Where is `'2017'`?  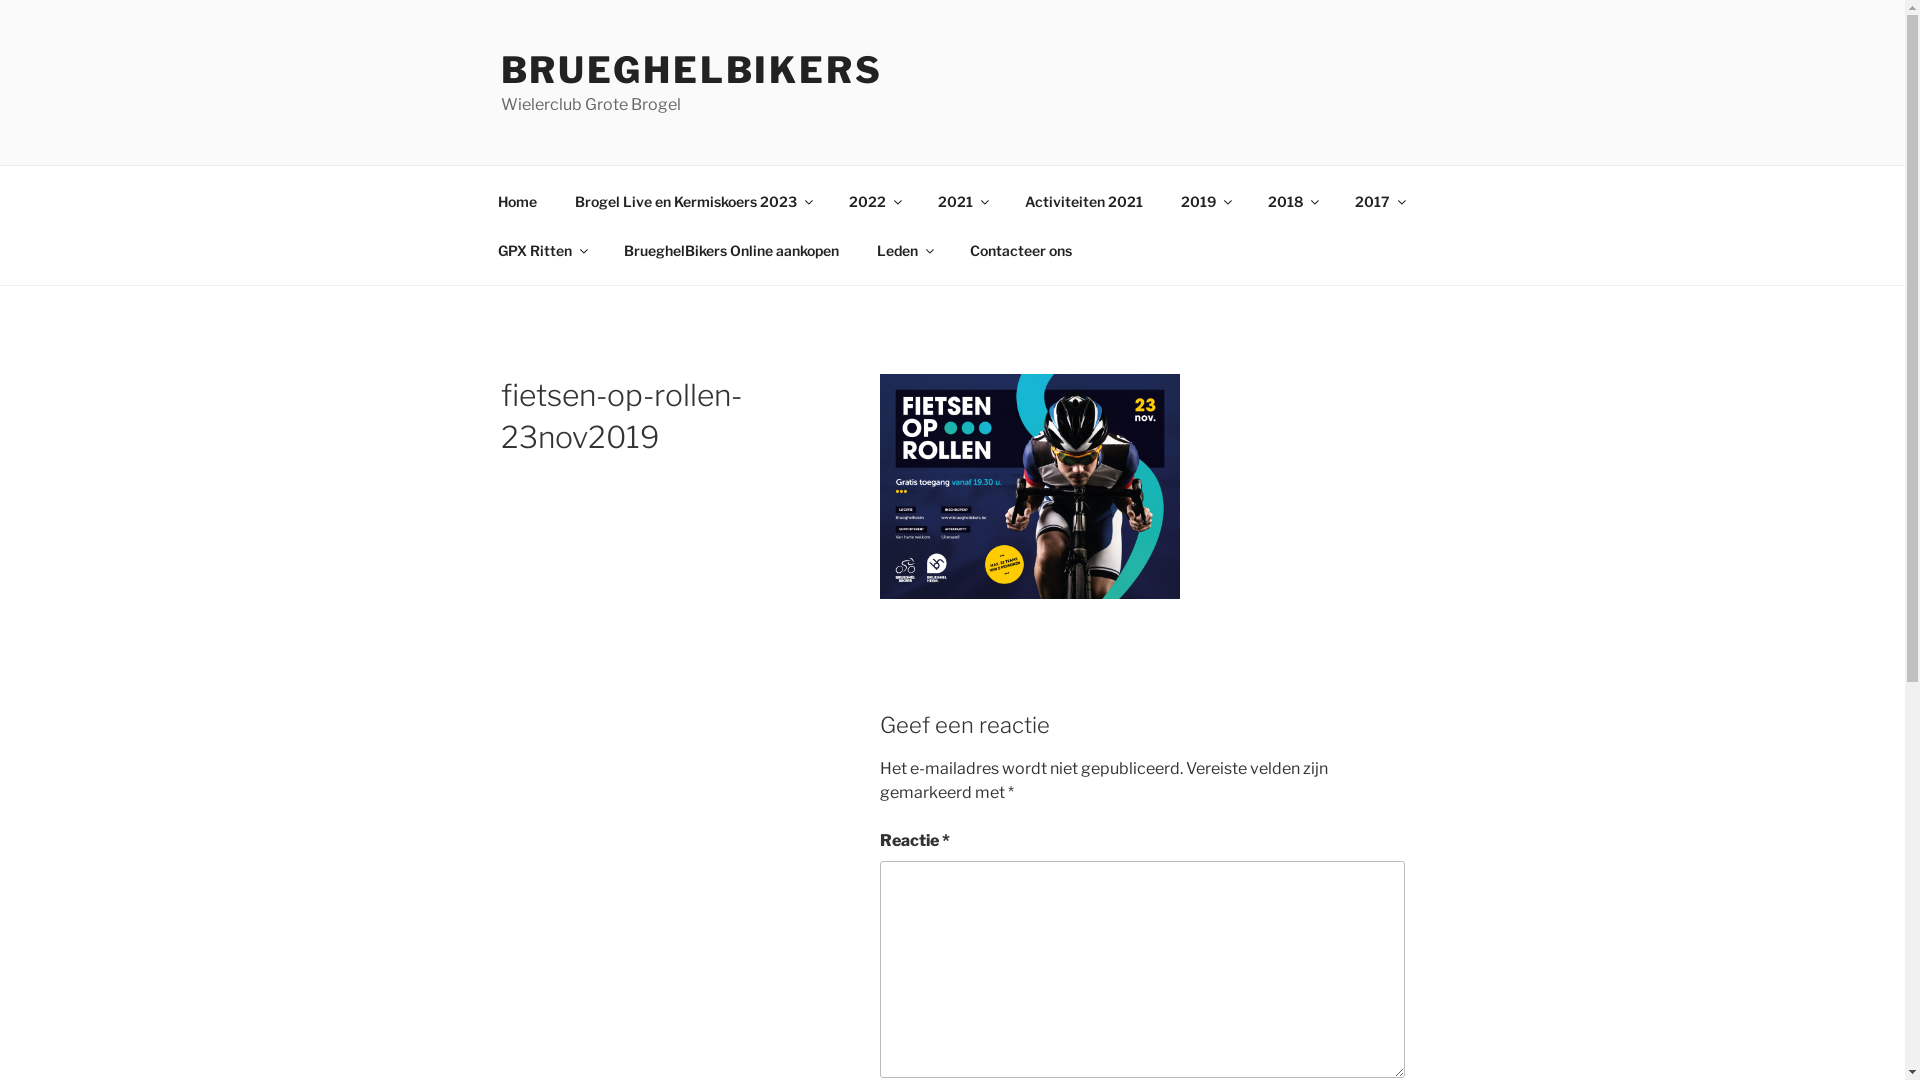 '2017' is located at coordinates (1379, 200).